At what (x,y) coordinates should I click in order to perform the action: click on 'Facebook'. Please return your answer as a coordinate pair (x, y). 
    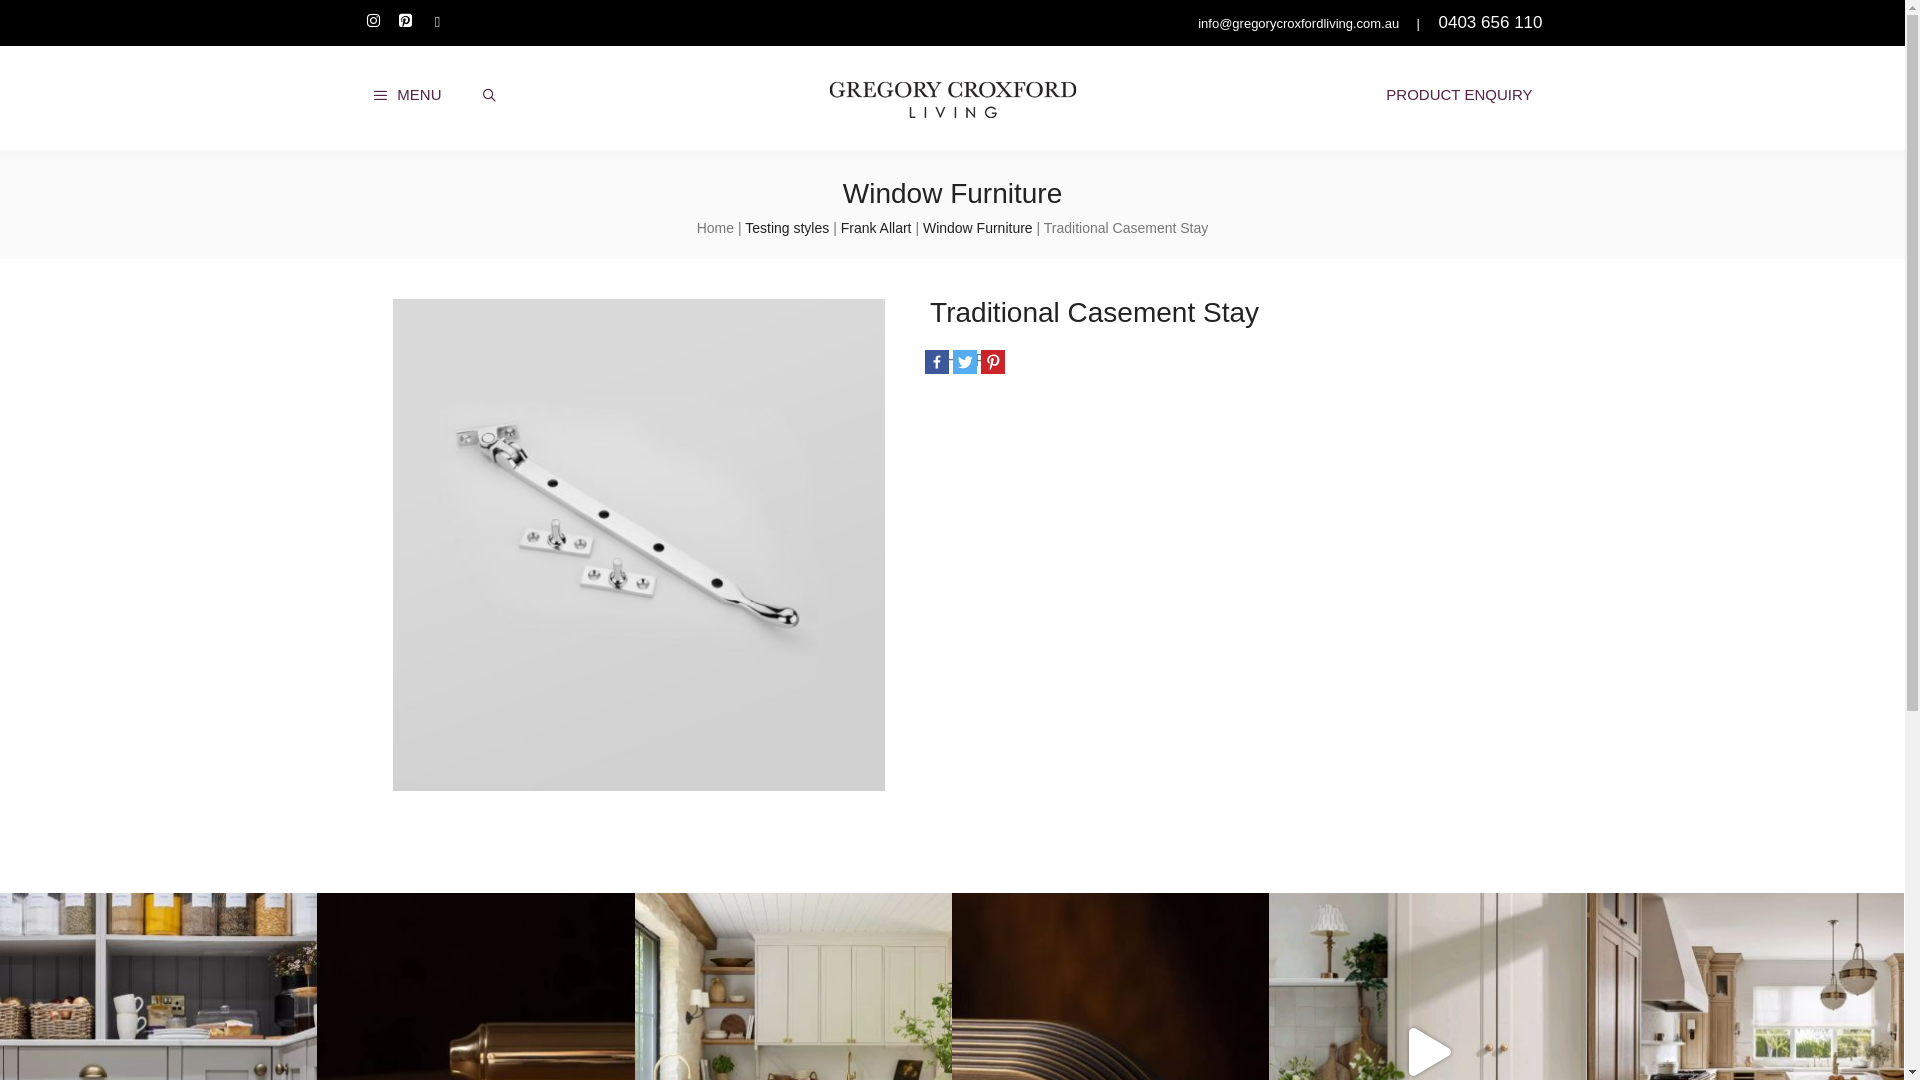
    Looking at the image, I should click on (935, 362).